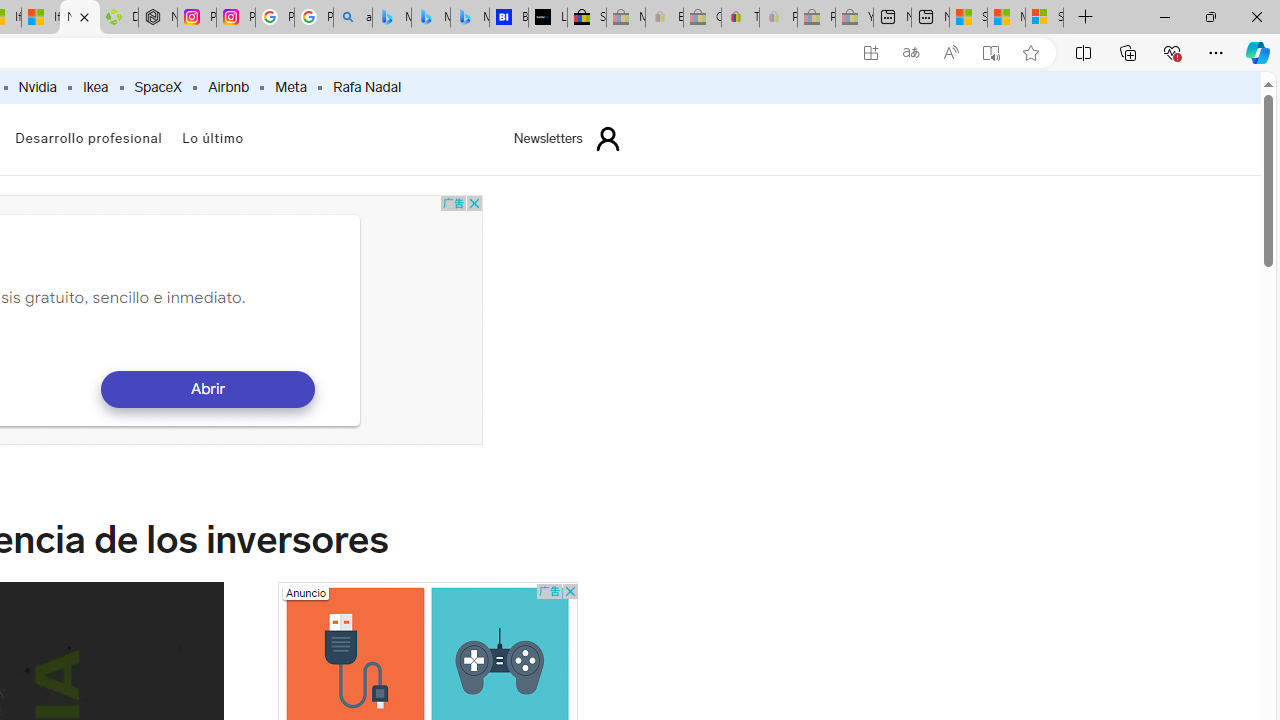 The image size is (1280, 720). What do you see at coordinates (991, 52) in the screenshot?
I see `'Enter Immersive Reader (F9)'` at bounding box center [991, 52].